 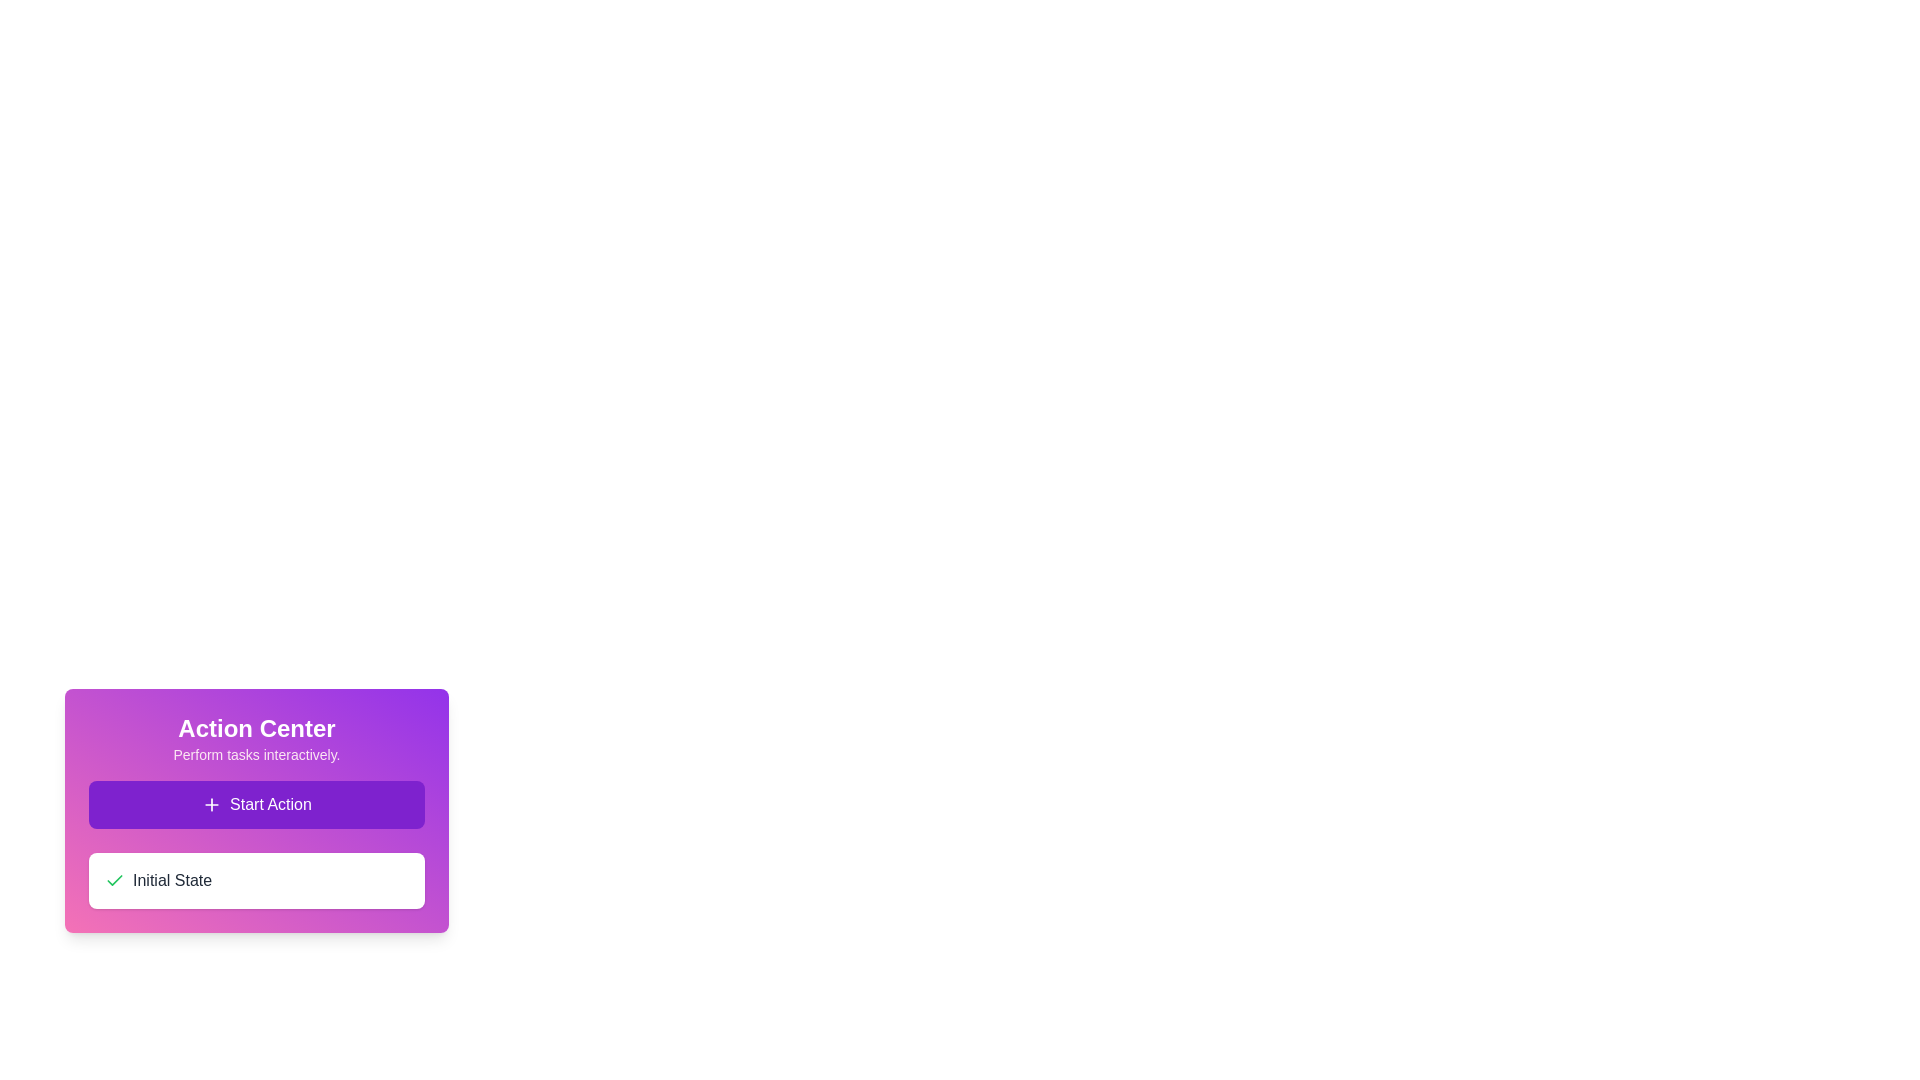 I want to click on the Text label that provides a descriptive subtitle or guidance text referring to the 'Action Center' heading, located within the purple gradient card interface, directly below the heading and above the '+ Start Action' button, so click(x=256, y=755).